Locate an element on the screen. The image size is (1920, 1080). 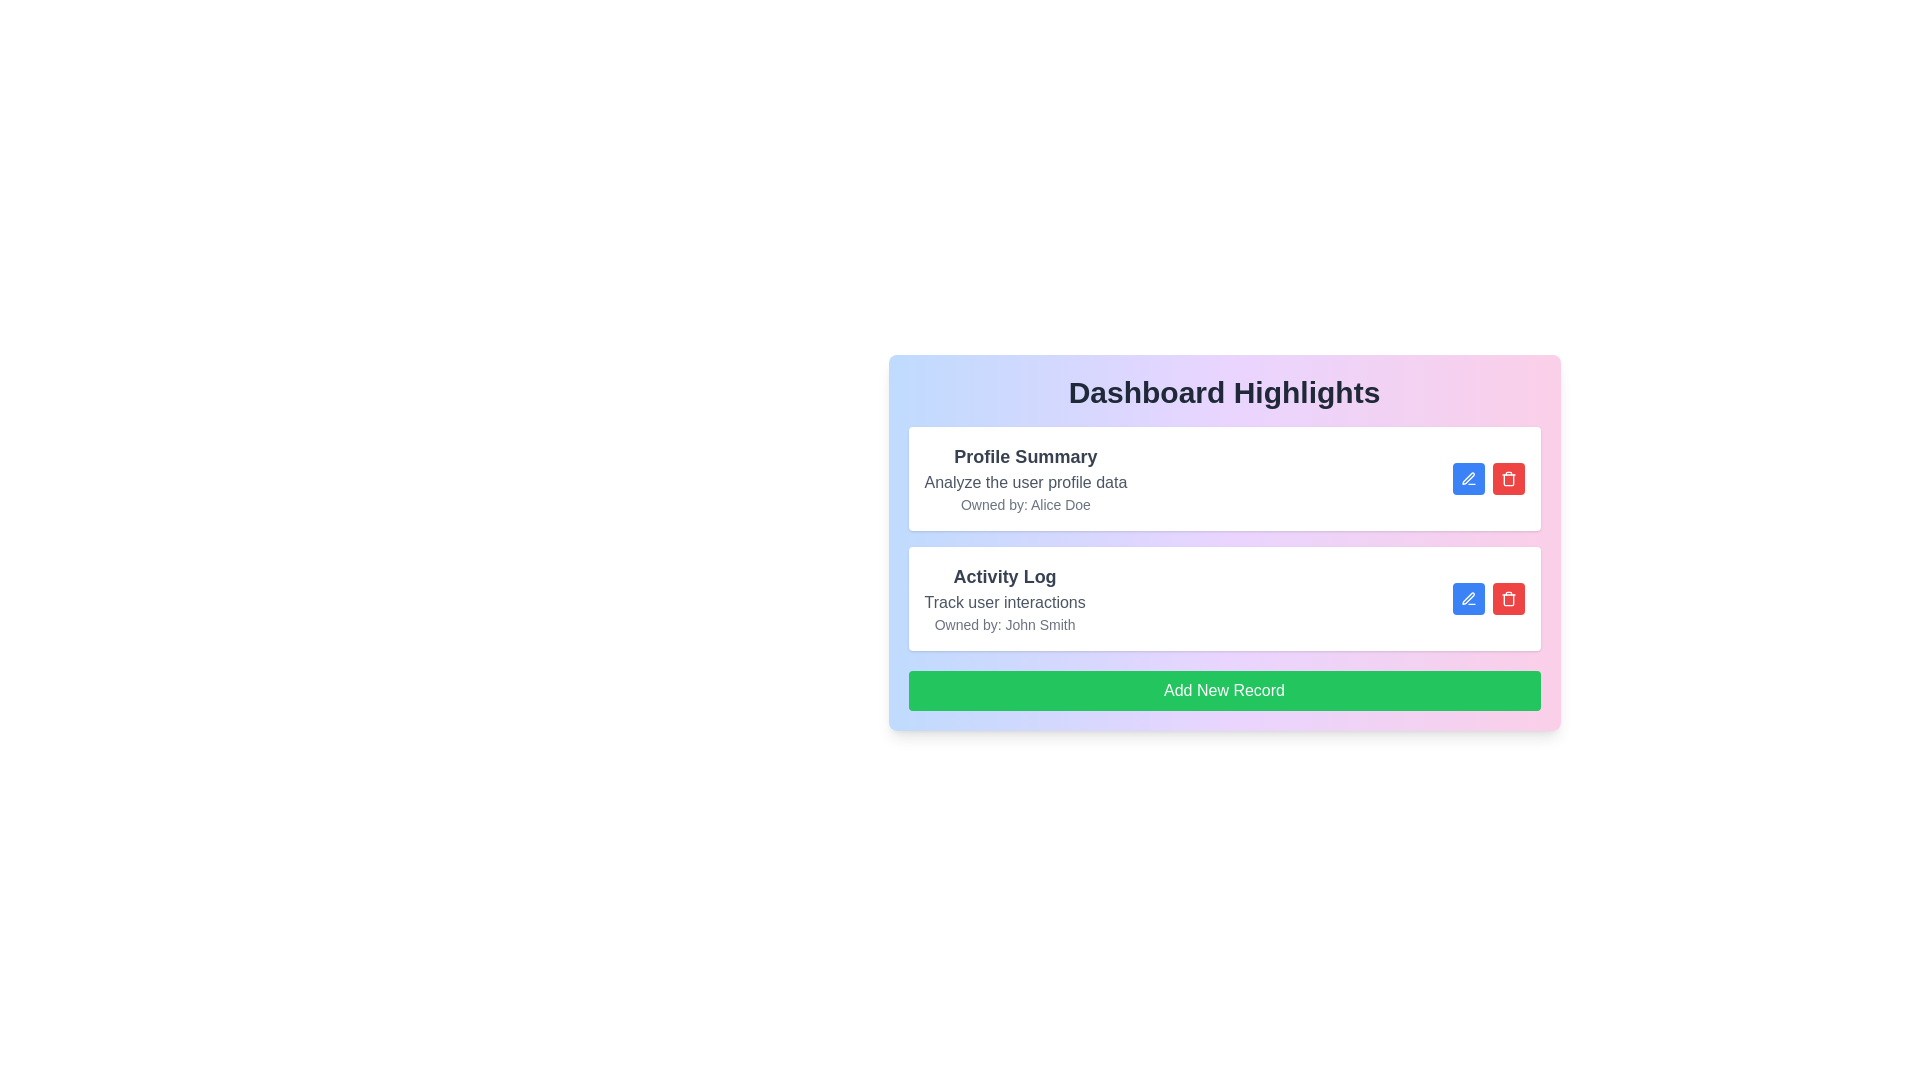
the Edit/pen icon button located in the Profile Summary section of the dashboard highlights card is located at coordinates (1468, 478).